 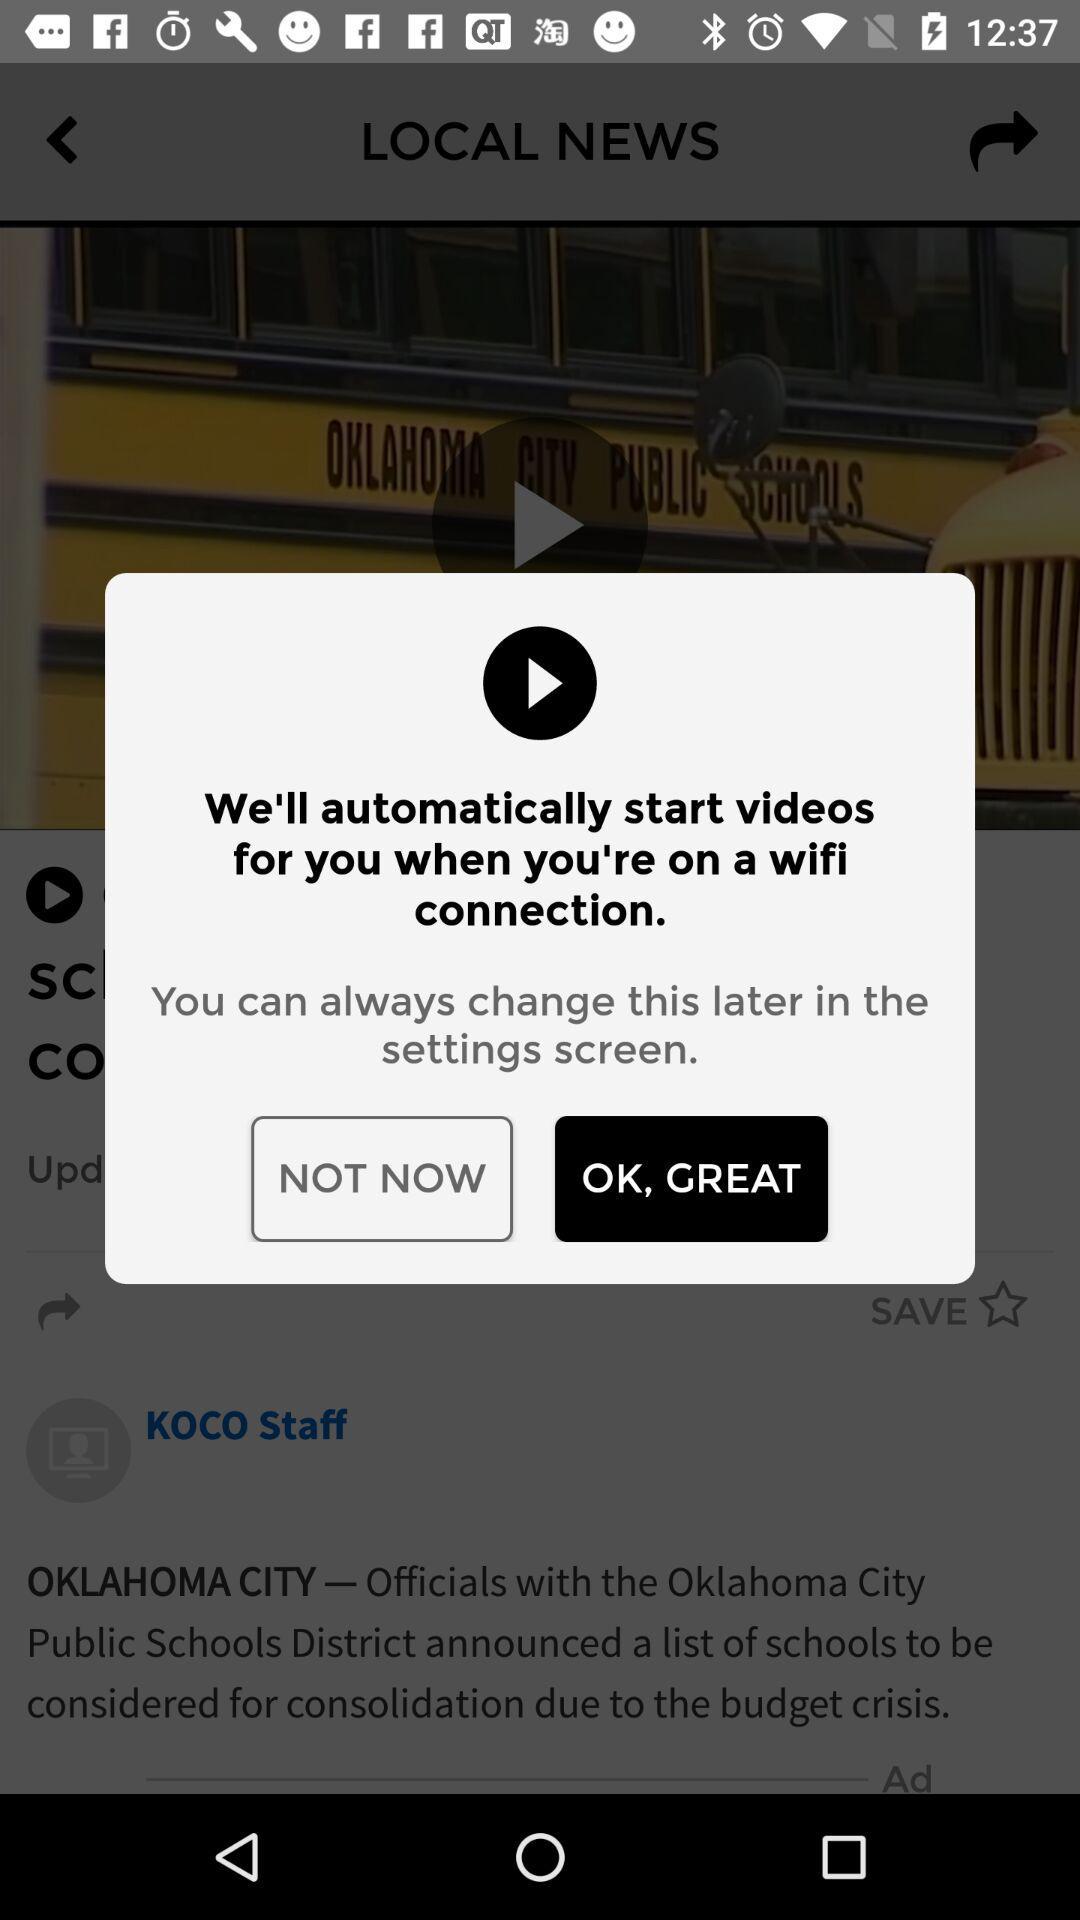 I want to click on the redo icon, so click(x=1003, y=140).